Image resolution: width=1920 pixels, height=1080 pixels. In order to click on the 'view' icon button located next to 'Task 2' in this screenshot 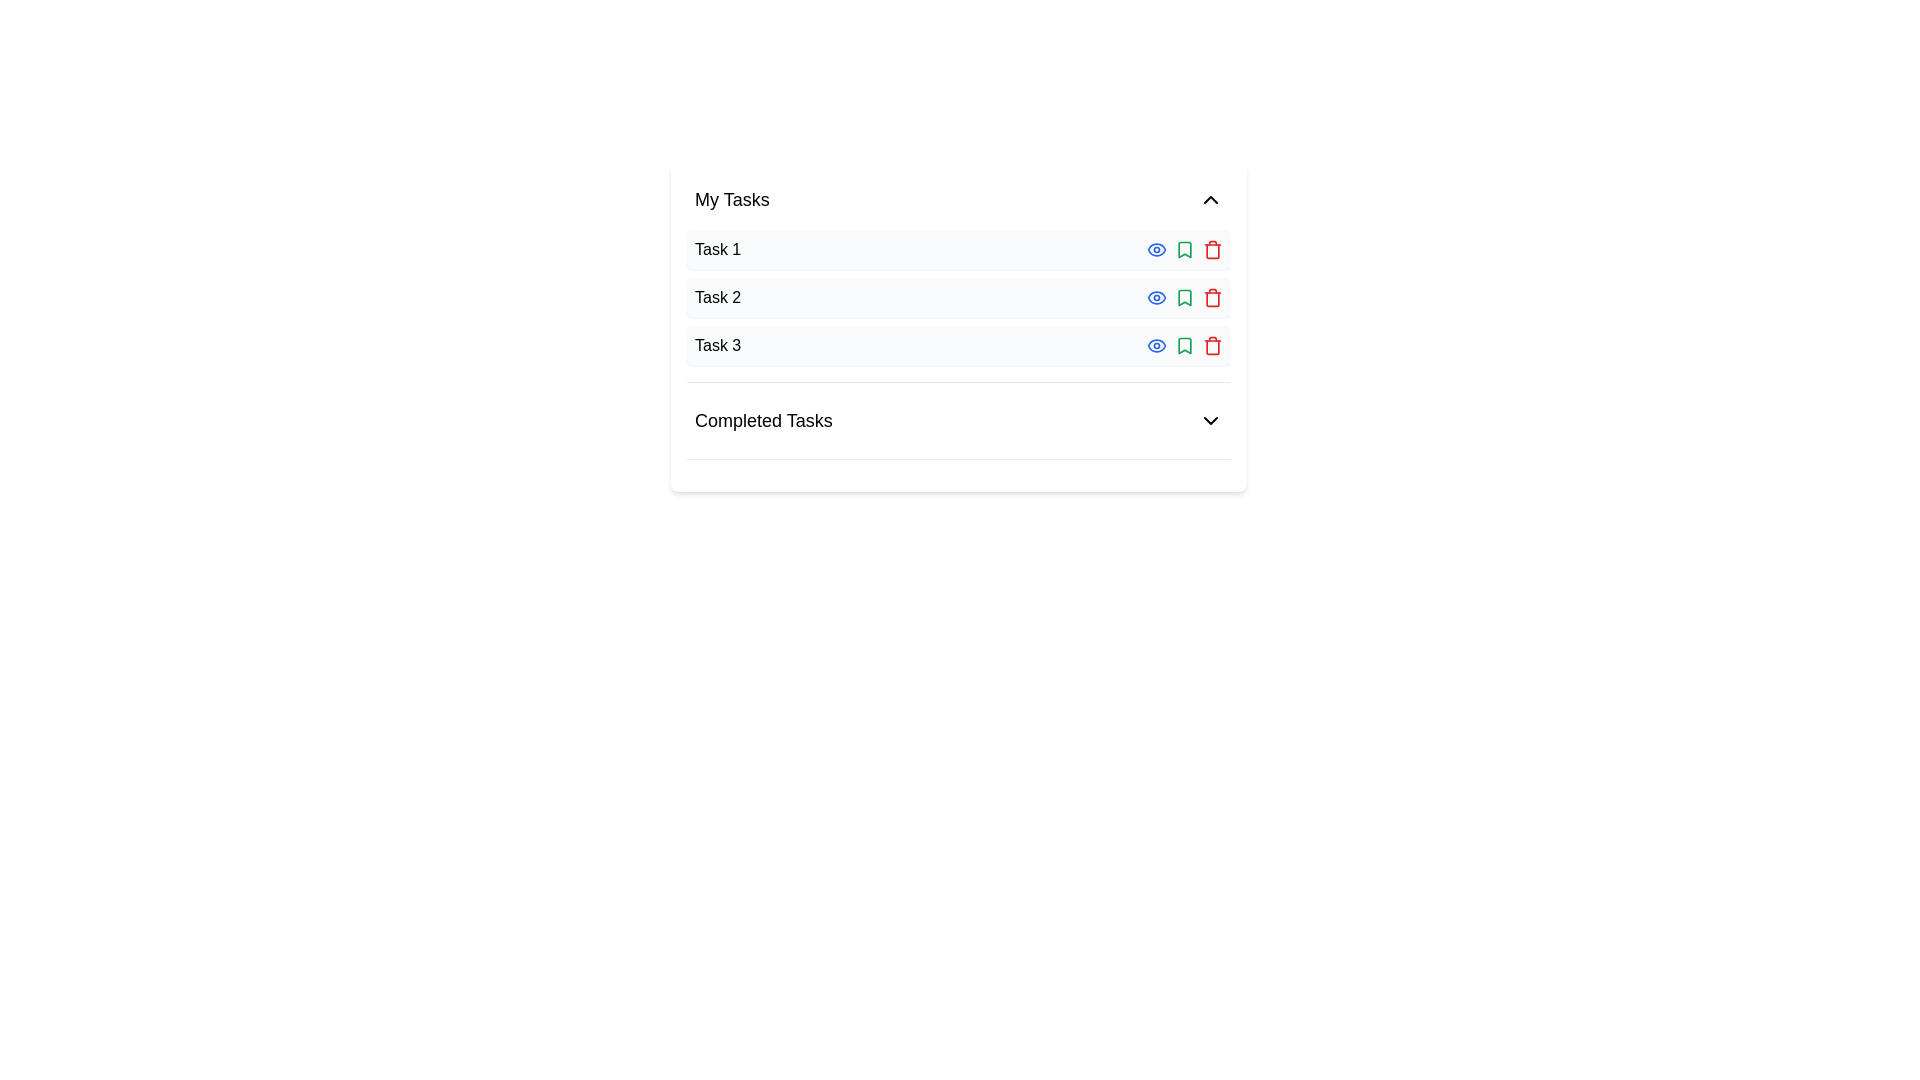, I will do `click(1156, 297)`.